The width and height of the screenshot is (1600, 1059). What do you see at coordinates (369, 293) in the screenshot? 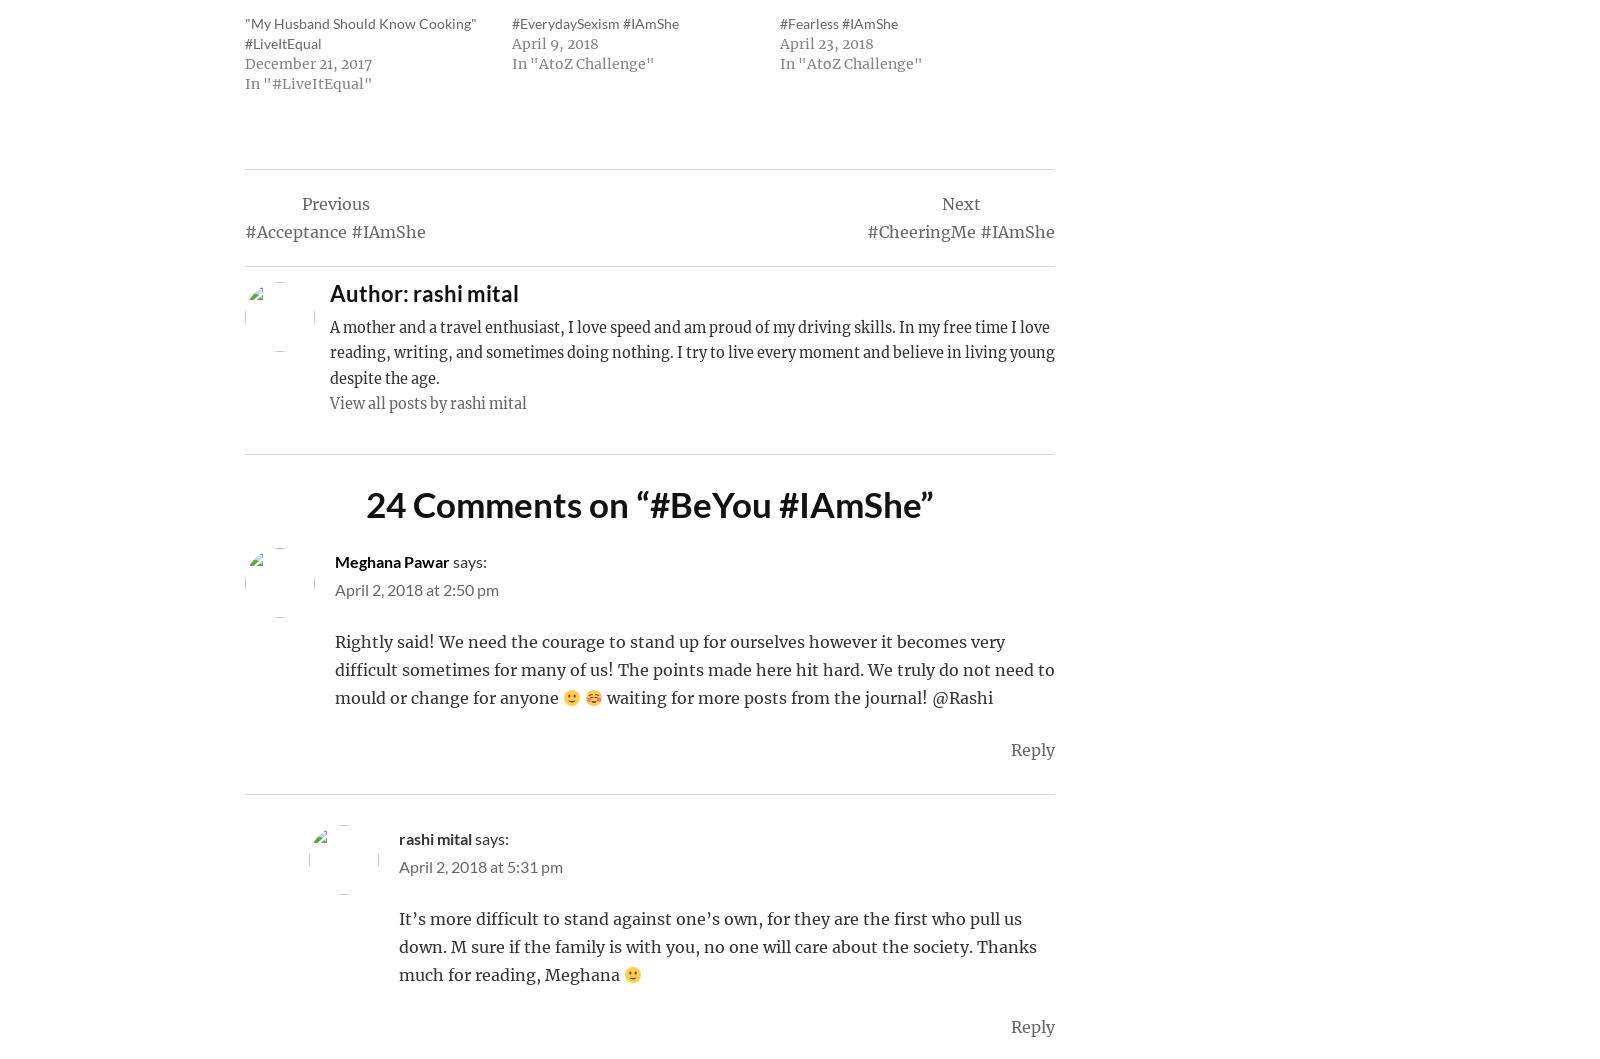
I see `'Author:'` at bounding box center [369, 293].